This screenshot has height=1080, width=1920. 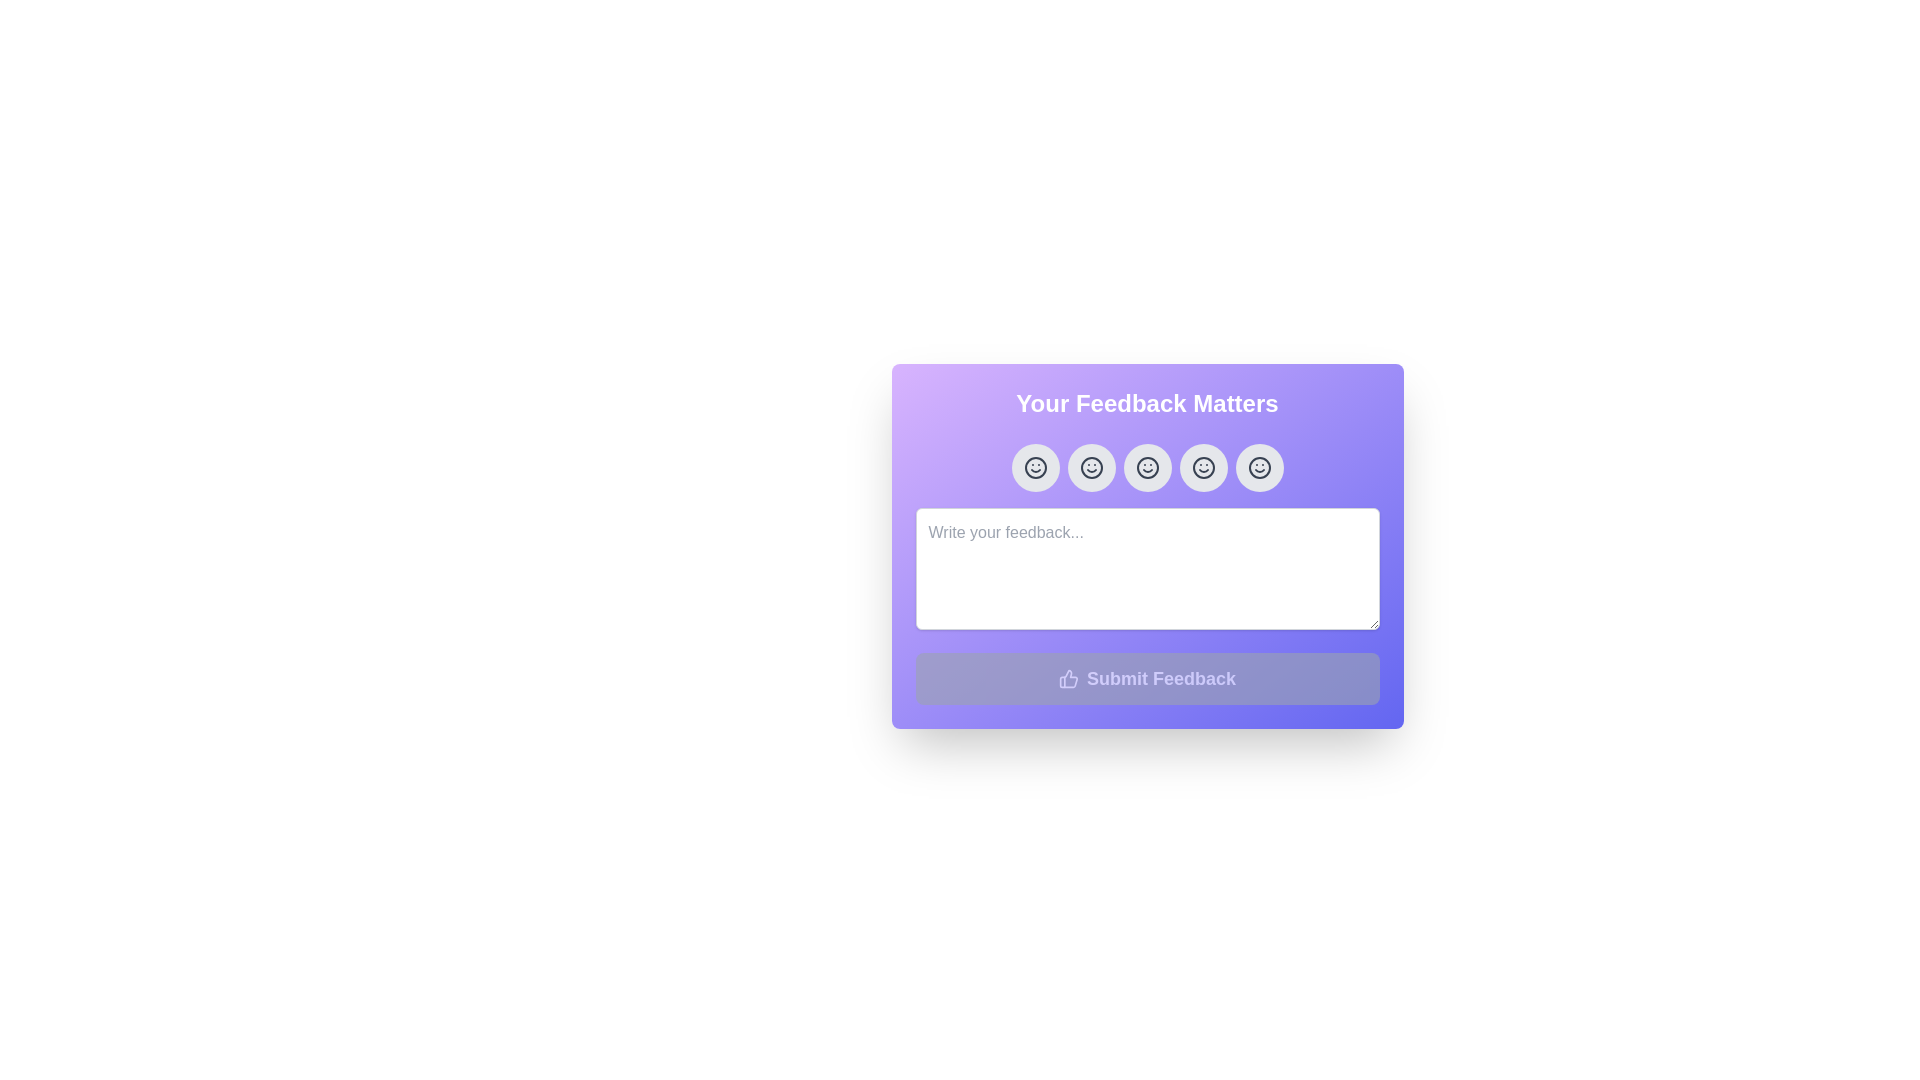 I want to click on the Icon component representing user emotions, specifically the clown face emoji with a red circular nose, located beneath the heading 'Your Feedback Matters', so click(x=1090, y=467).